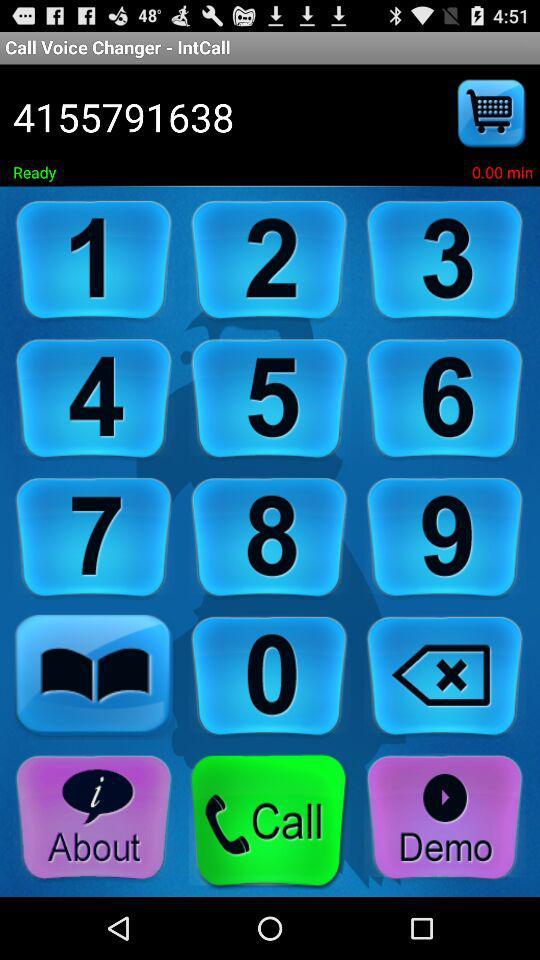  Describe the element at coordinates (269, 821) in the screenshot. I see `connects to a phone call` at that location.